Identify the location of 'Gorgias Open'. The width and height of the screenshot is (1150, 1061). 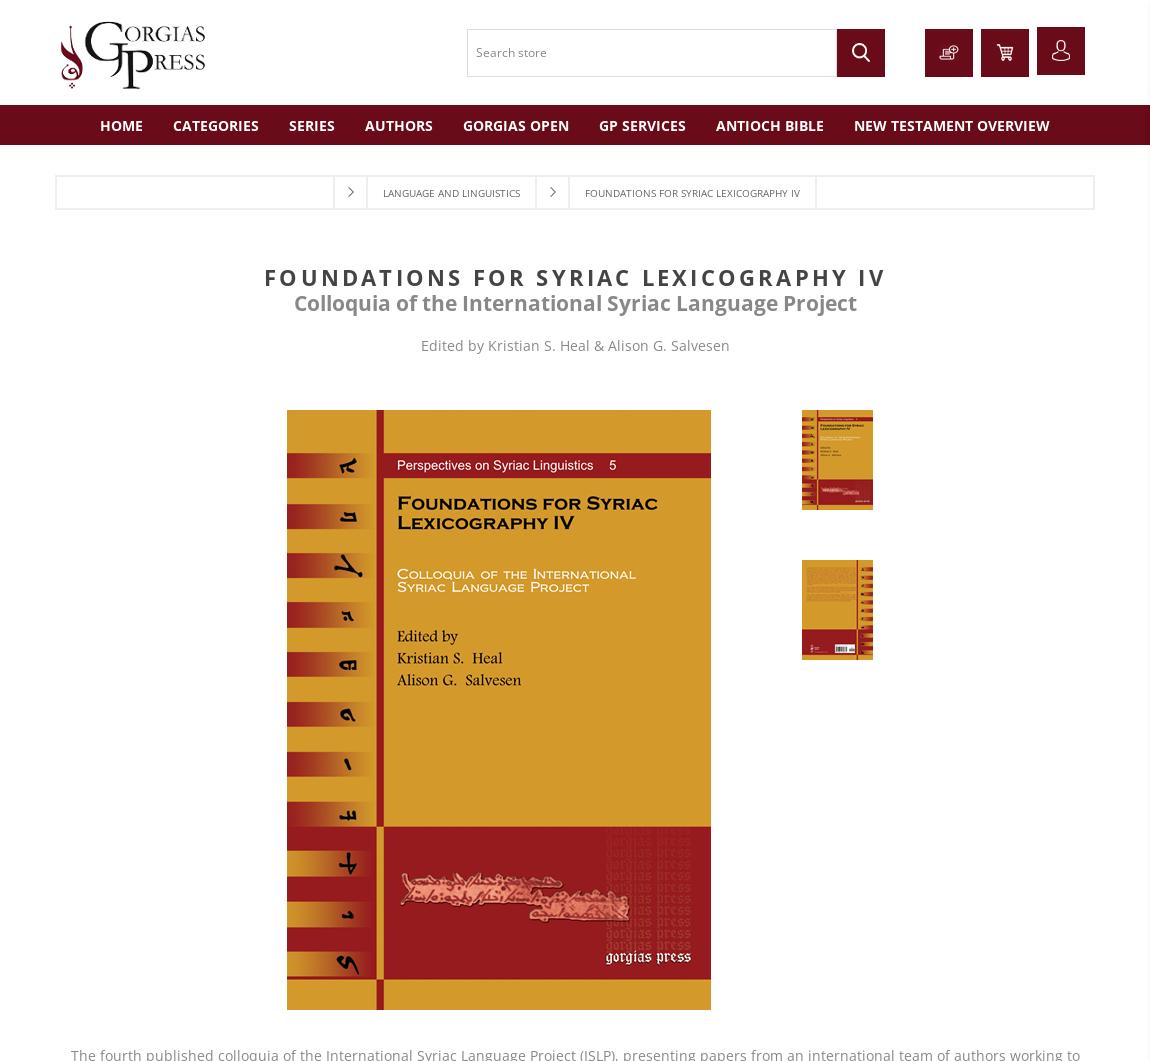
(516, 124).